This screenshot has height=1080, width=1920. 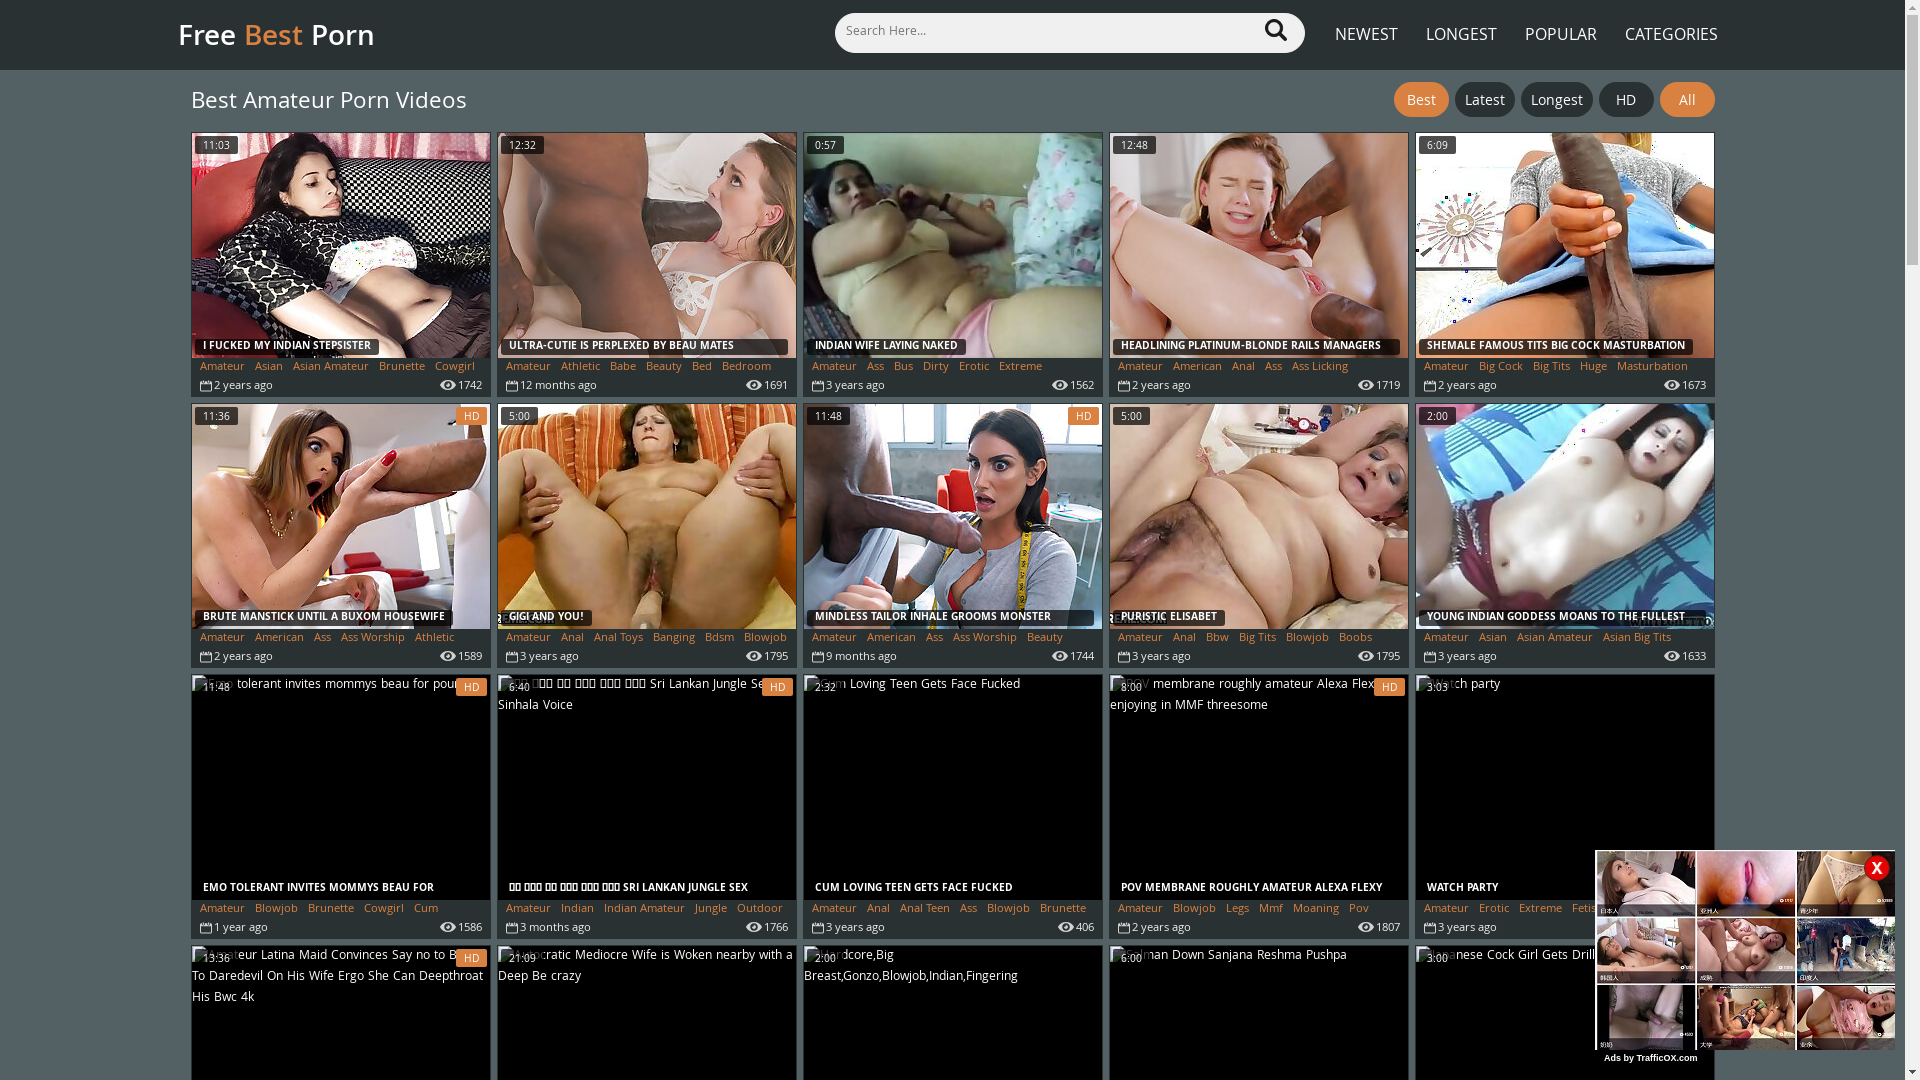 I want to click on 'NEWEST', so click(x=1324, y=23).